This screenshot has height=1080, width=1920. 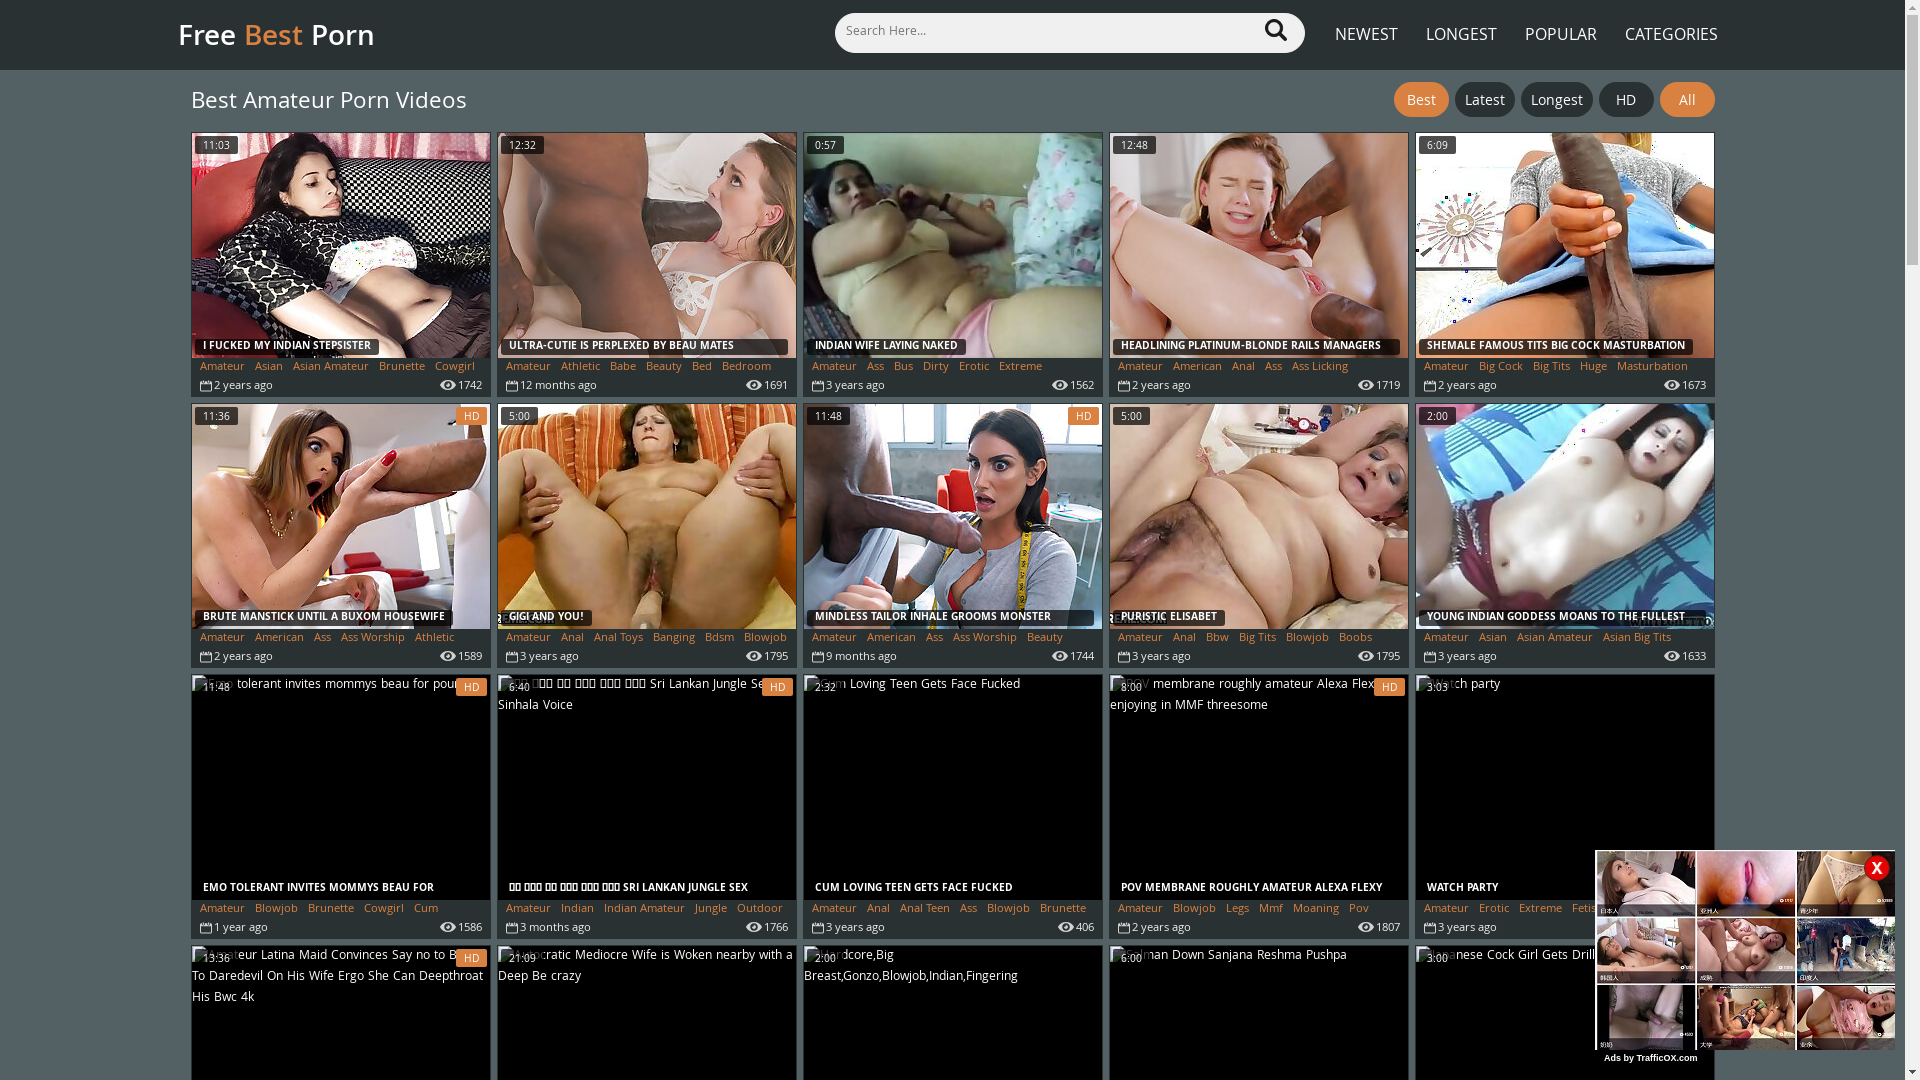 I want to click on 'NEWEST', so click(x=1324, y=23).